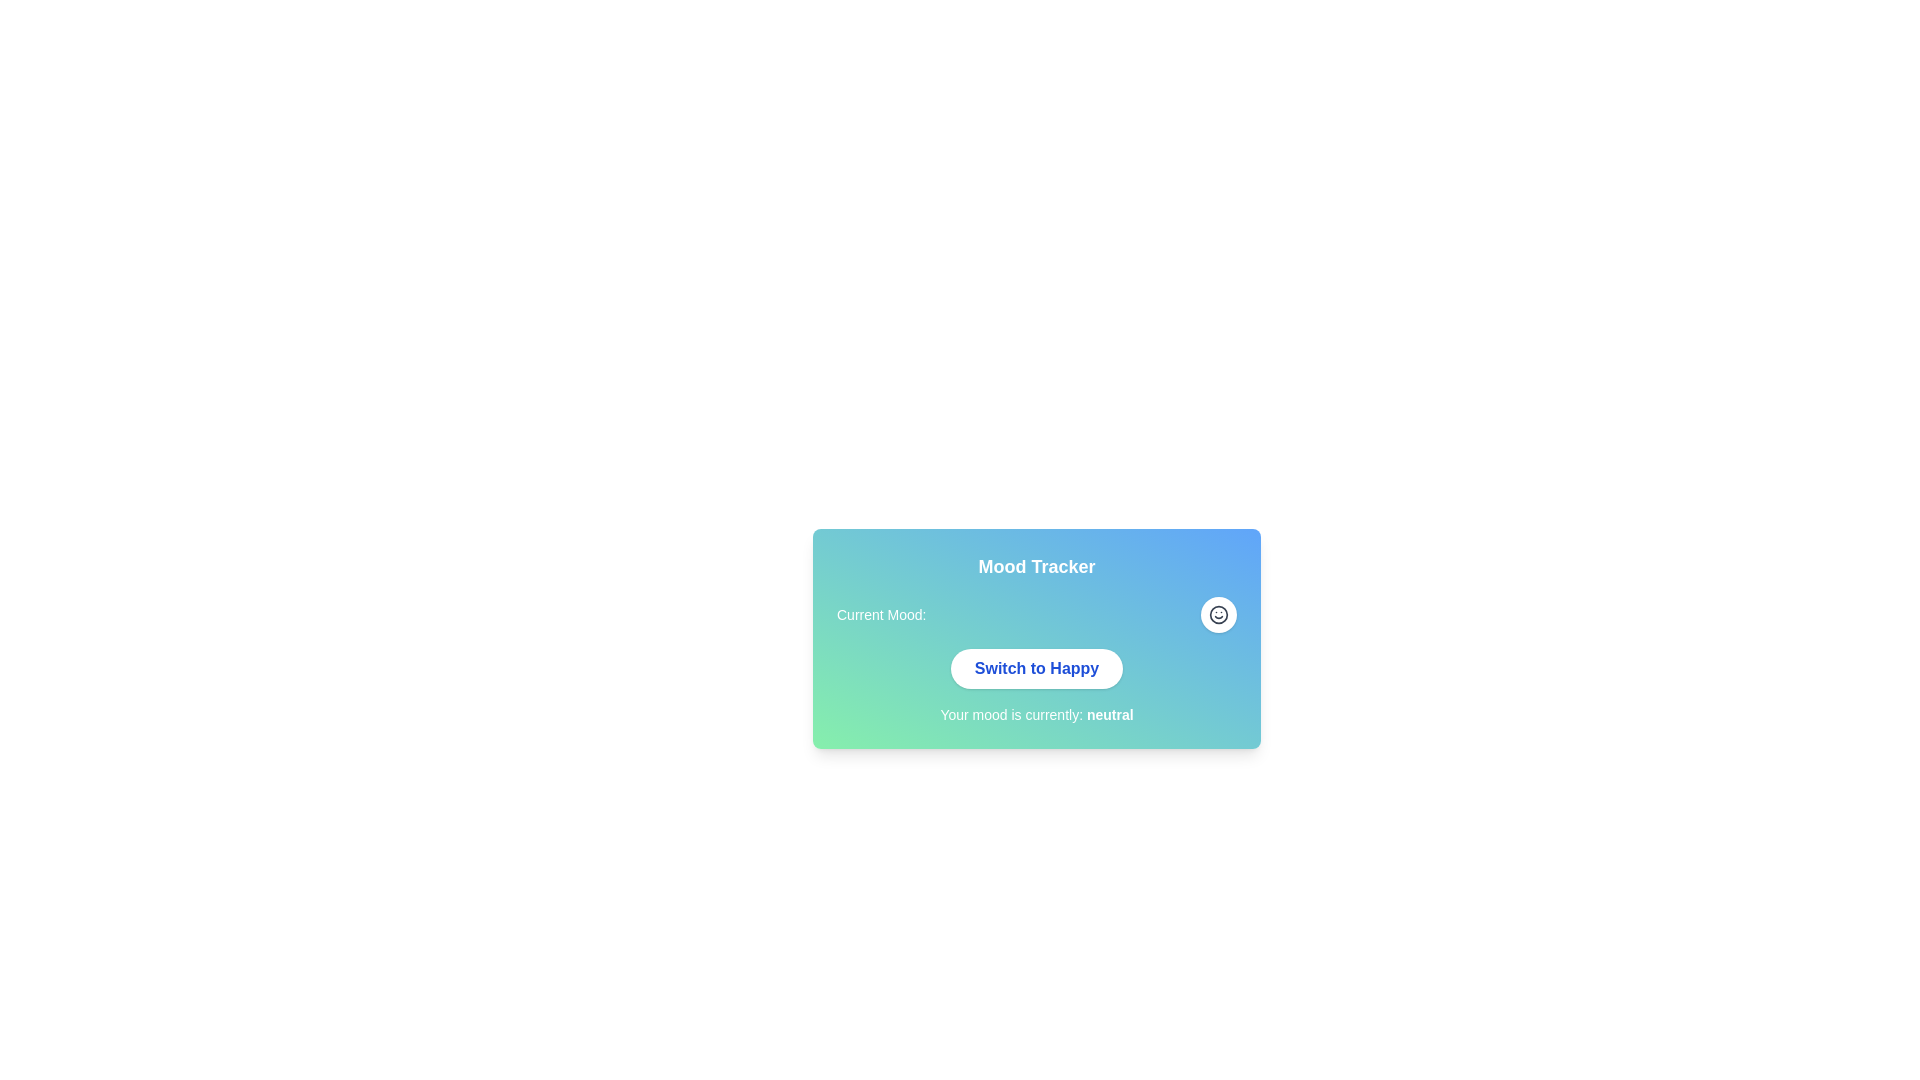 The width and height of the screenshot is (1920, 1080). Describe the element at coordinates (1036, 567) in the screenshot. I see `title of the card located at the top of the mood tracking card, which serves as the heading and identifies the content and purpose of the card` at that location.